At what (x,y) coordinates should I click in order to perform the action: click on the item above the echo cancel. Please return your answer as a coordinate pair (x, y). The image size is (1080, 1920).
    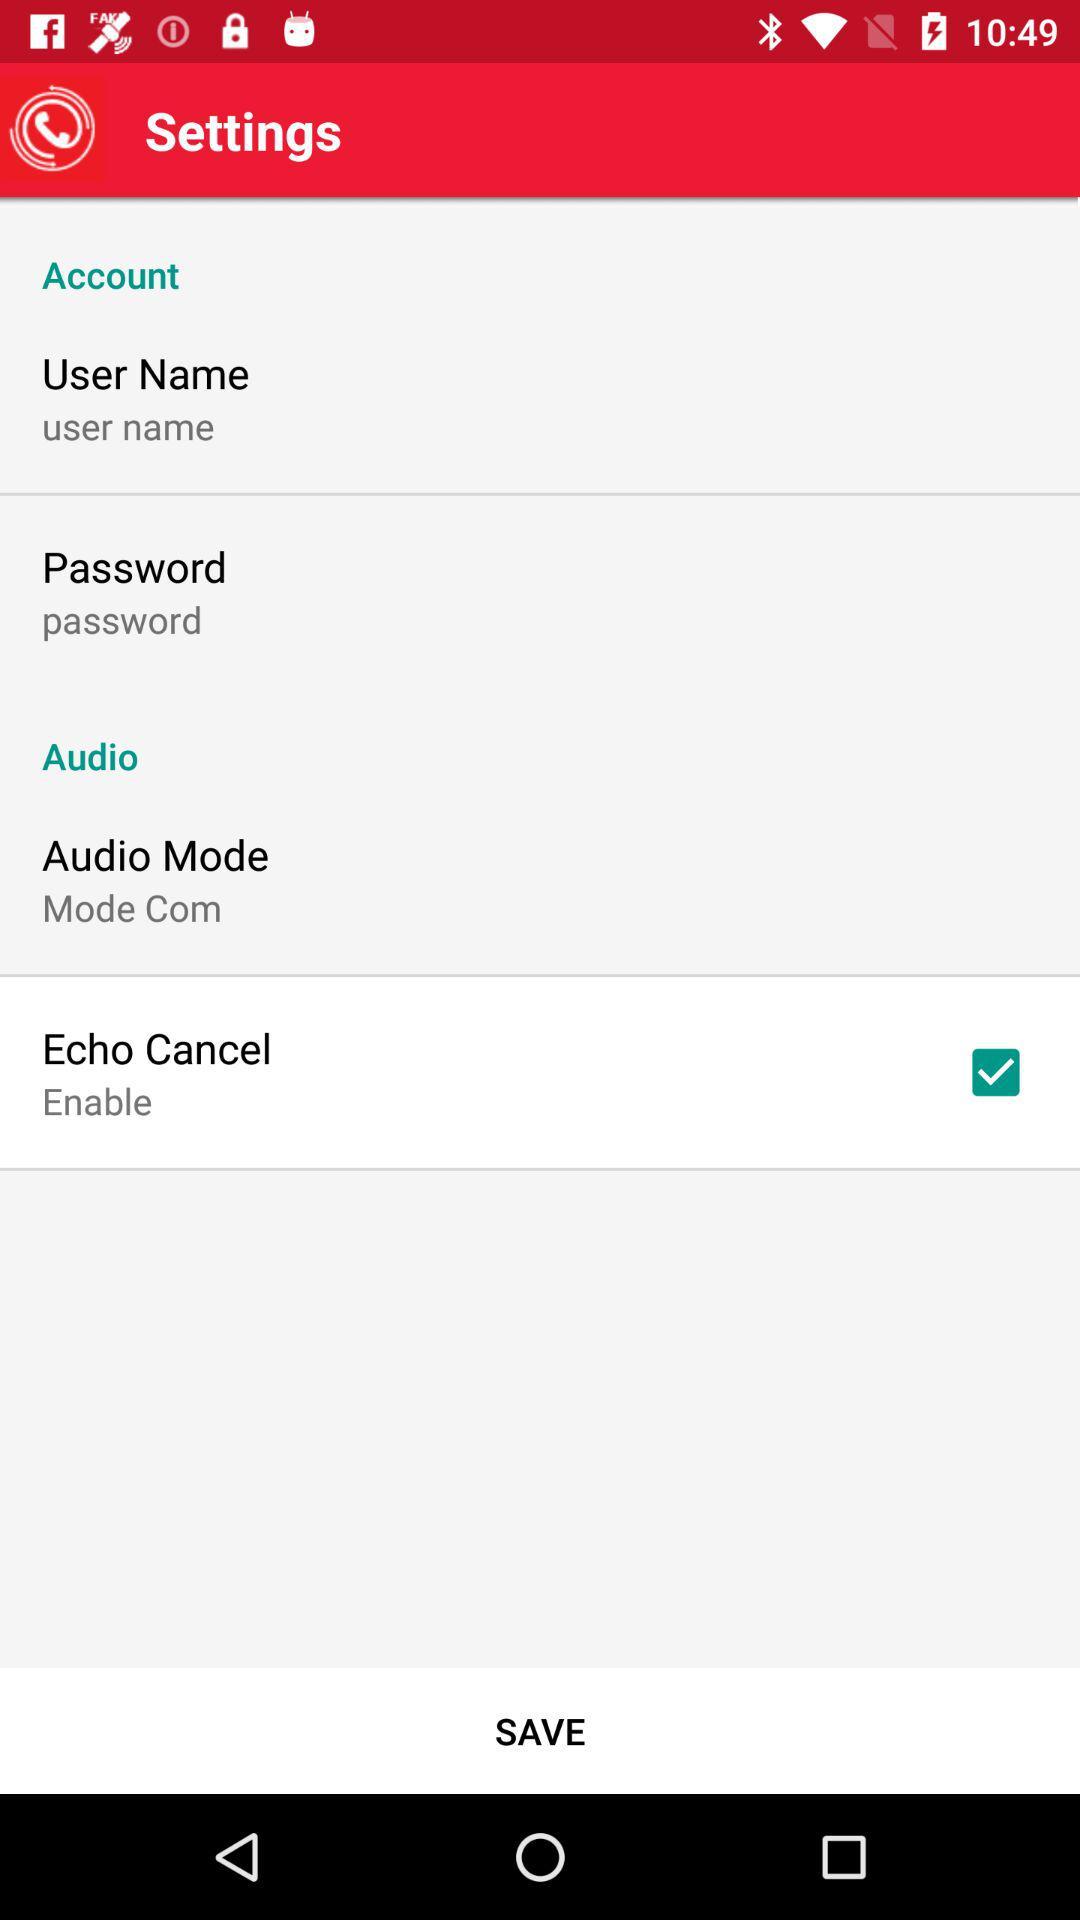
    Looking at the image, I should click on (131, 906).